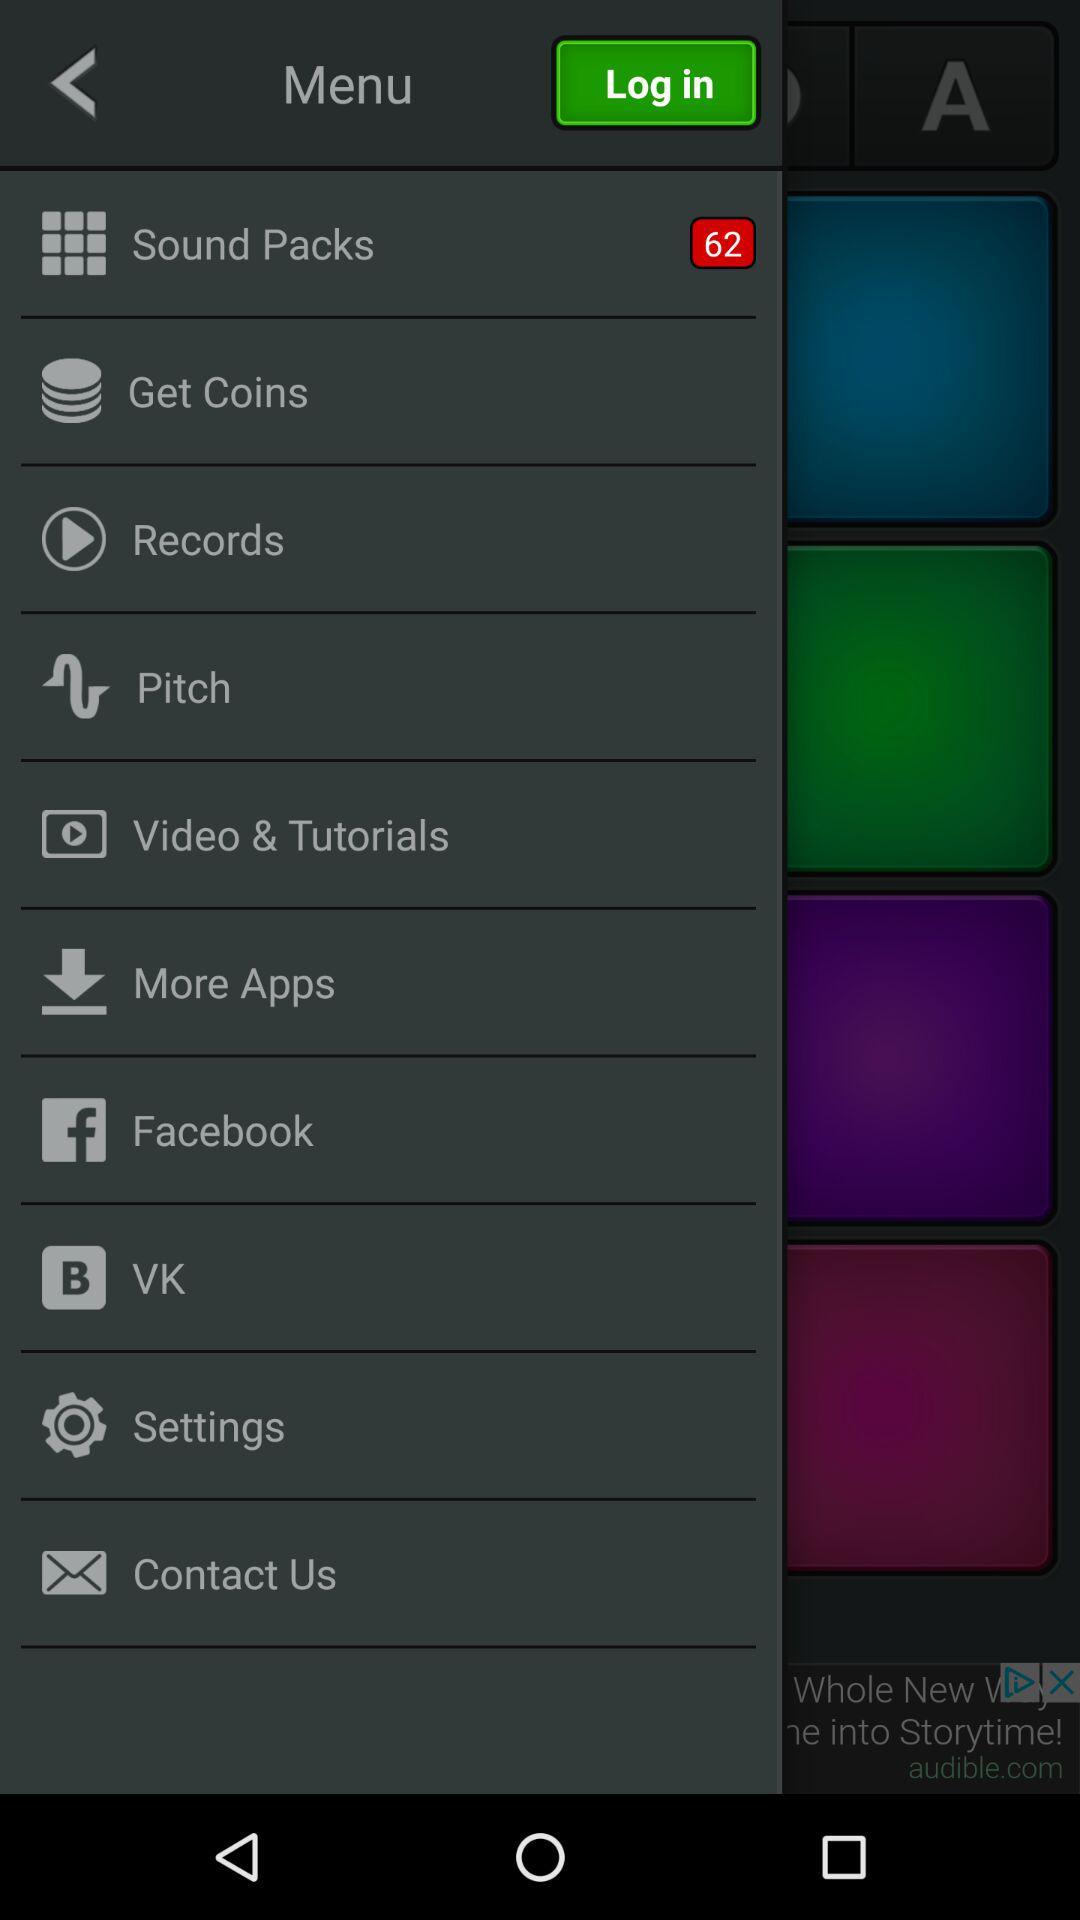 The image size is (1080, 1920). What do you see at coordinates (954, 95) in the screenshot?
I see `the font icon` at bounding box center [954, 95].